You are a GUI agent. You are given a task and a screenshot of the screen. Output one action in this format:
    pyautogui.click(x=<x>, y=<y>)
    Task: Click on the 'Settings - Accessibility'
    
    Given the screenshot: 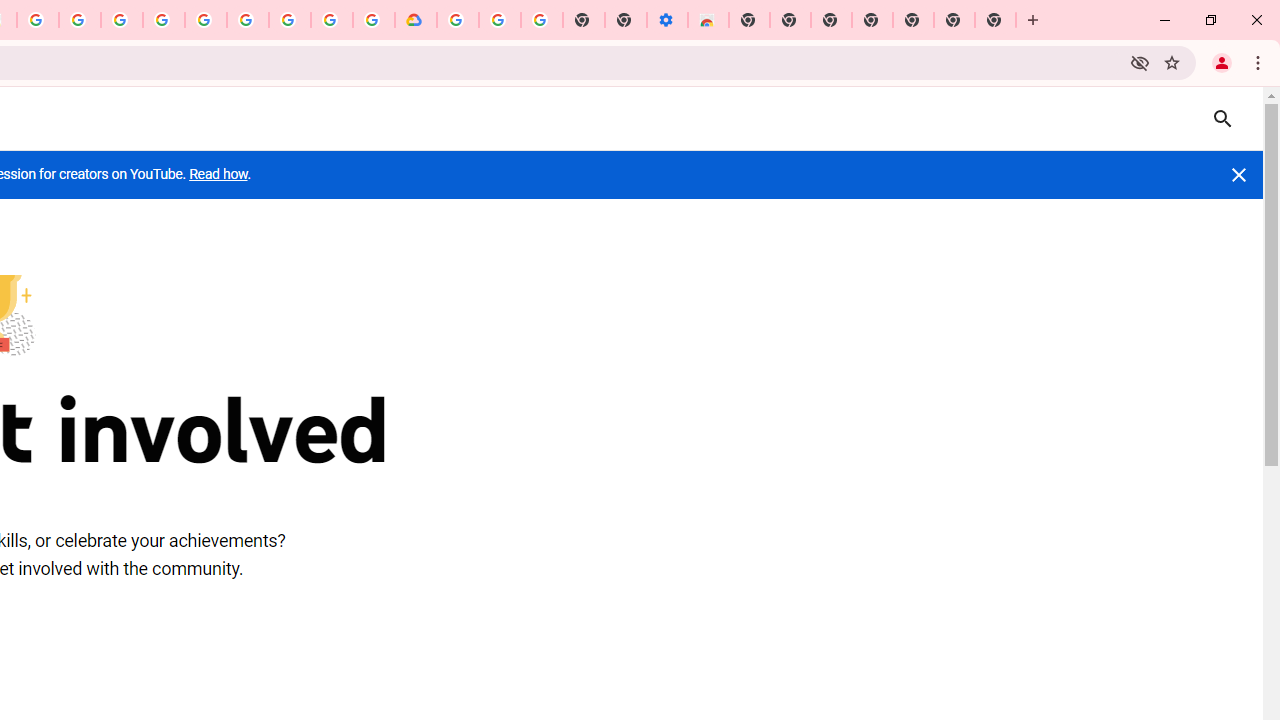 What is the action you would take?
    pyautogui.click(x=667, y=20)
    